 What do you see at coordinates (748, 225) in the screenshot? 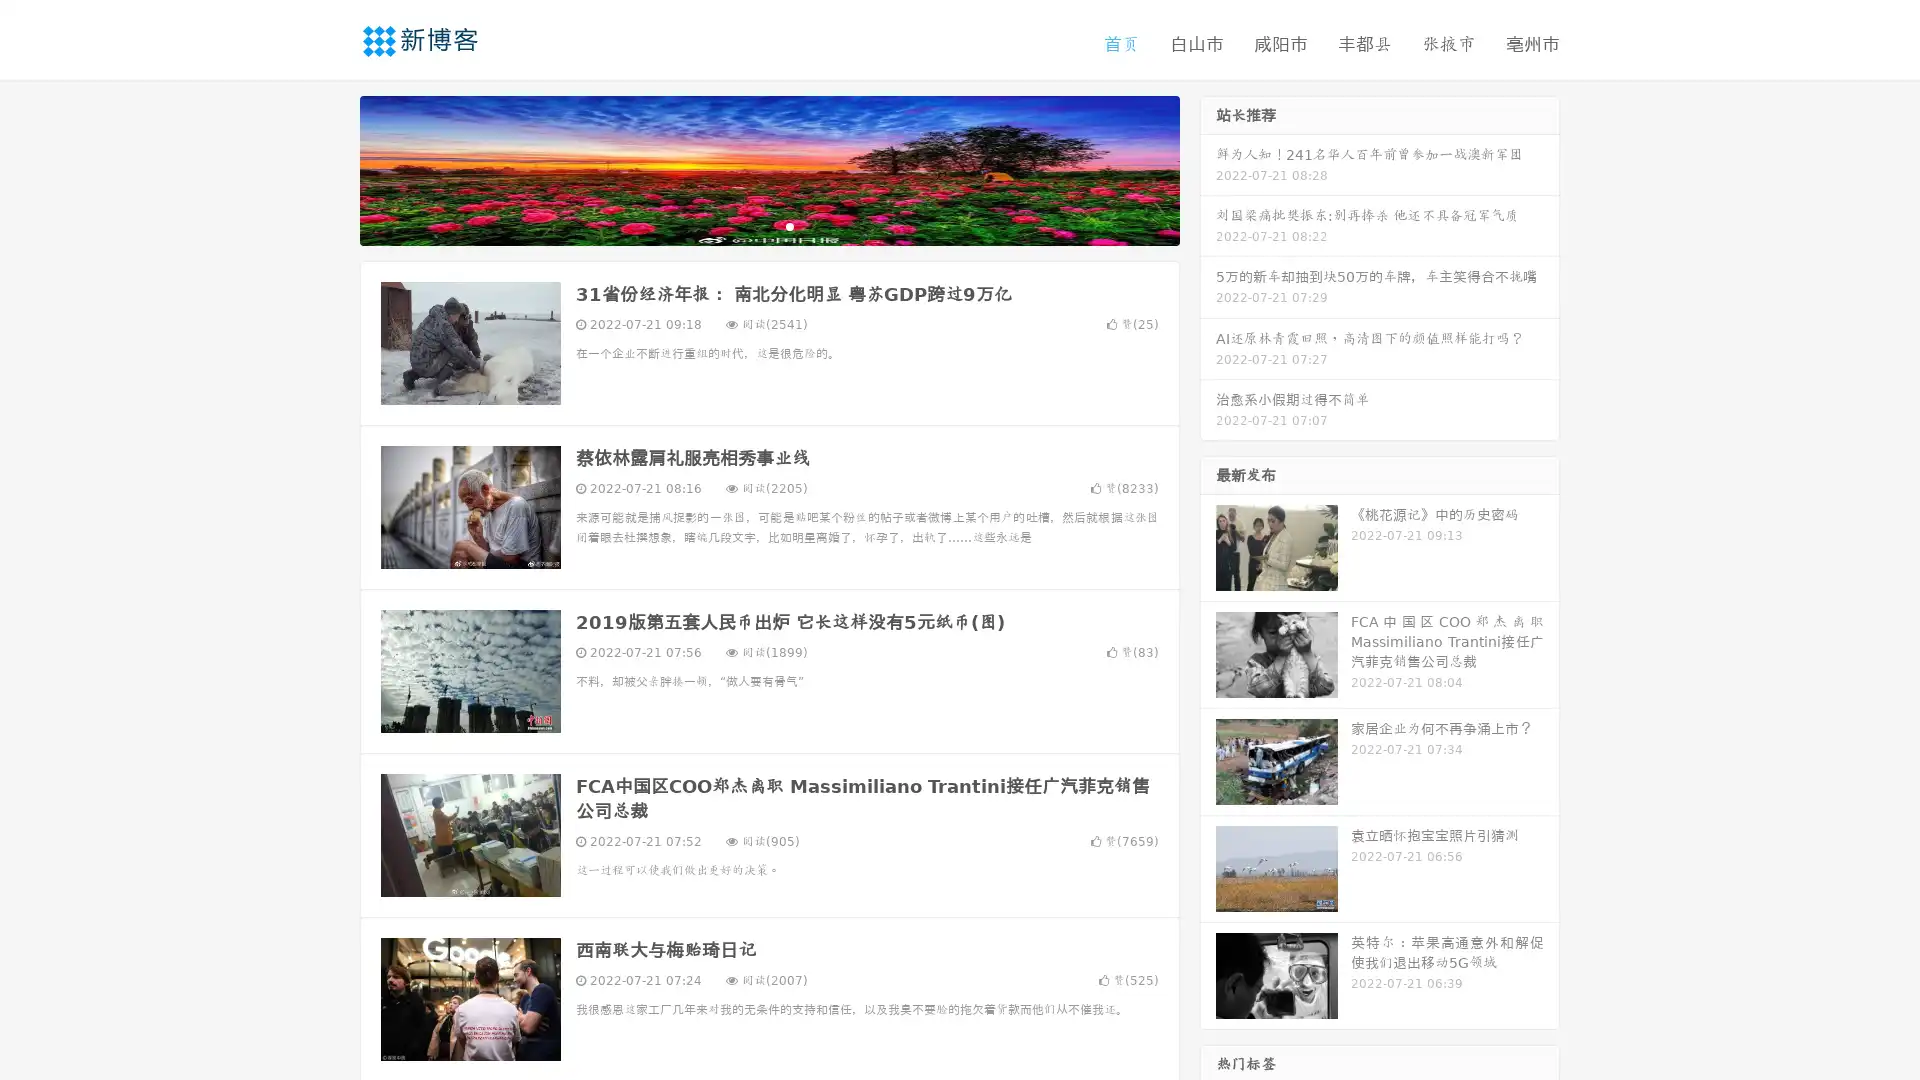
I see `Go to slide 1` at bounding box center [748, 225].